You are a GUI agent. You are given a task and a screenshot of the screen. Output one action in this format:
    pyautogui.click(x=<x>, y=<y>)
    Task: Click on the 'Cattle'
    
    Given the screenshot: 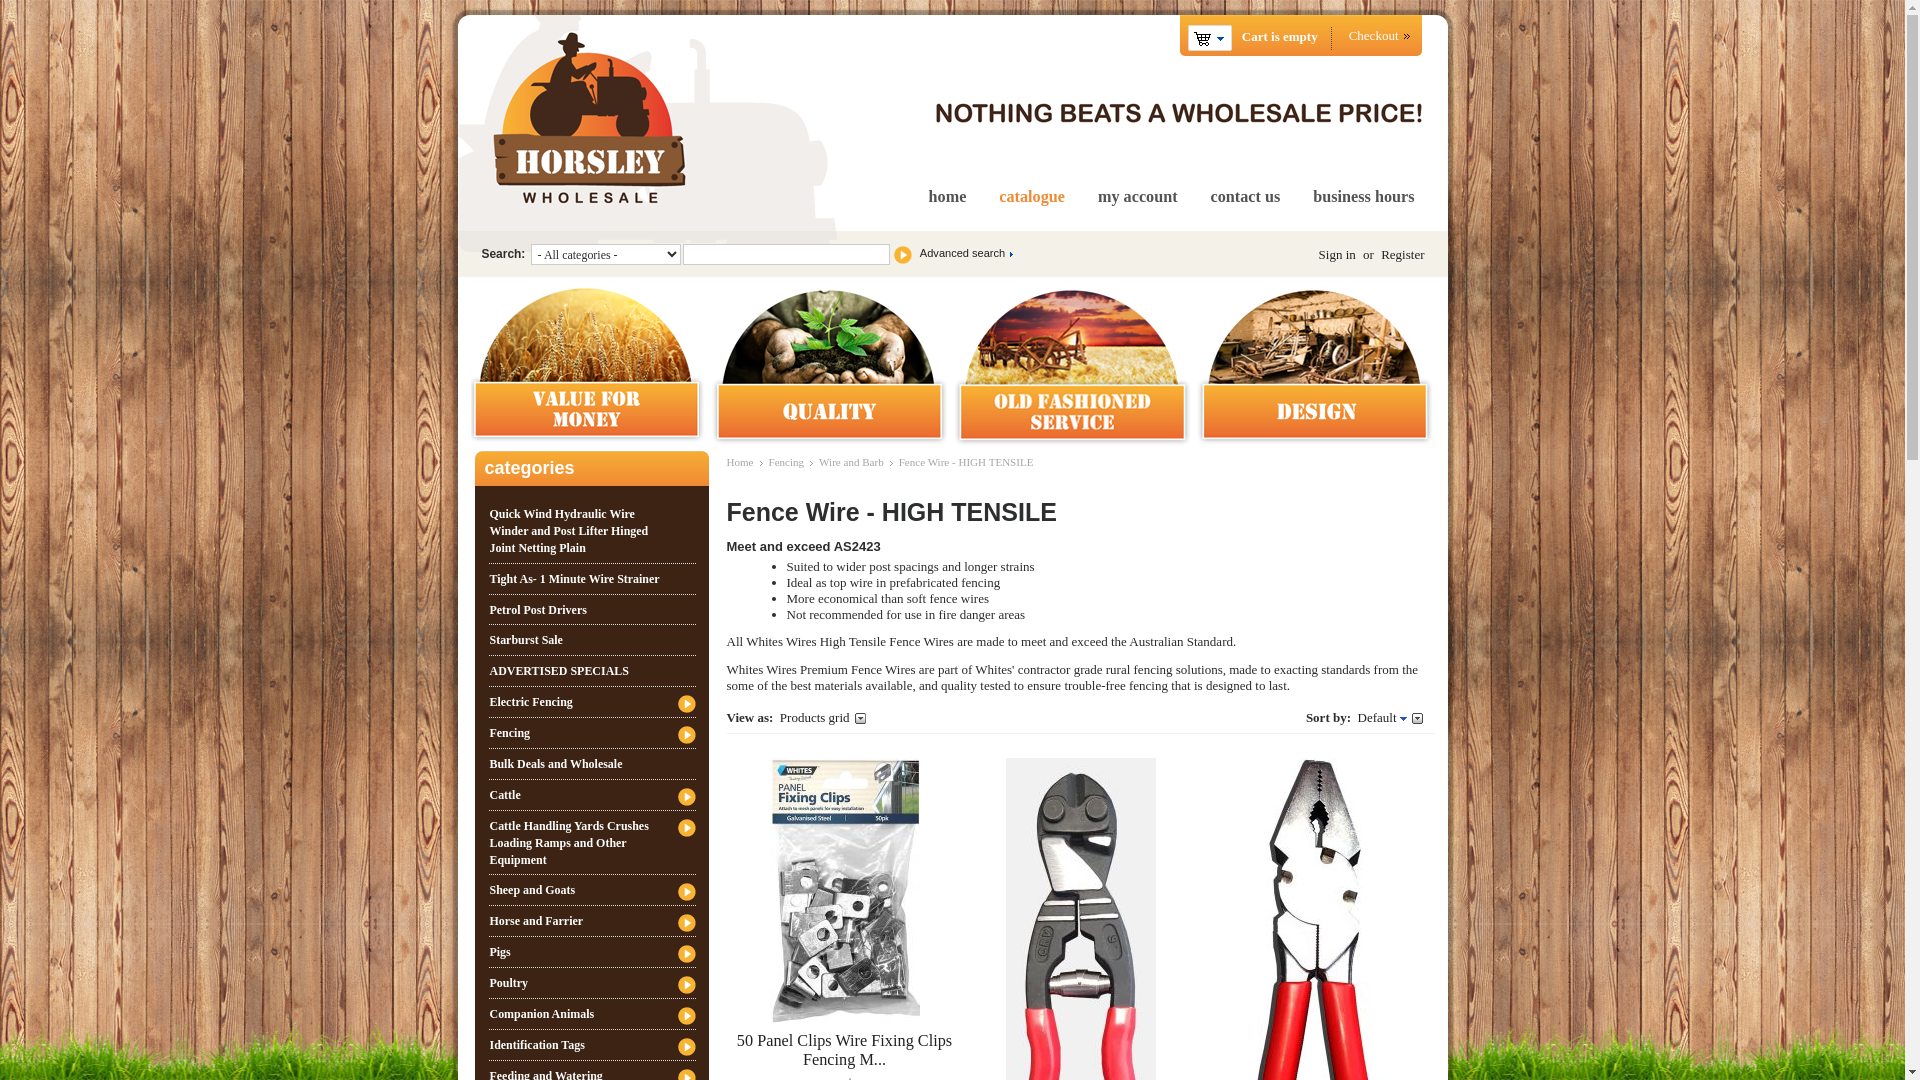 What is the action you would take?
    pyautogui.click(x=590, y=793)
    